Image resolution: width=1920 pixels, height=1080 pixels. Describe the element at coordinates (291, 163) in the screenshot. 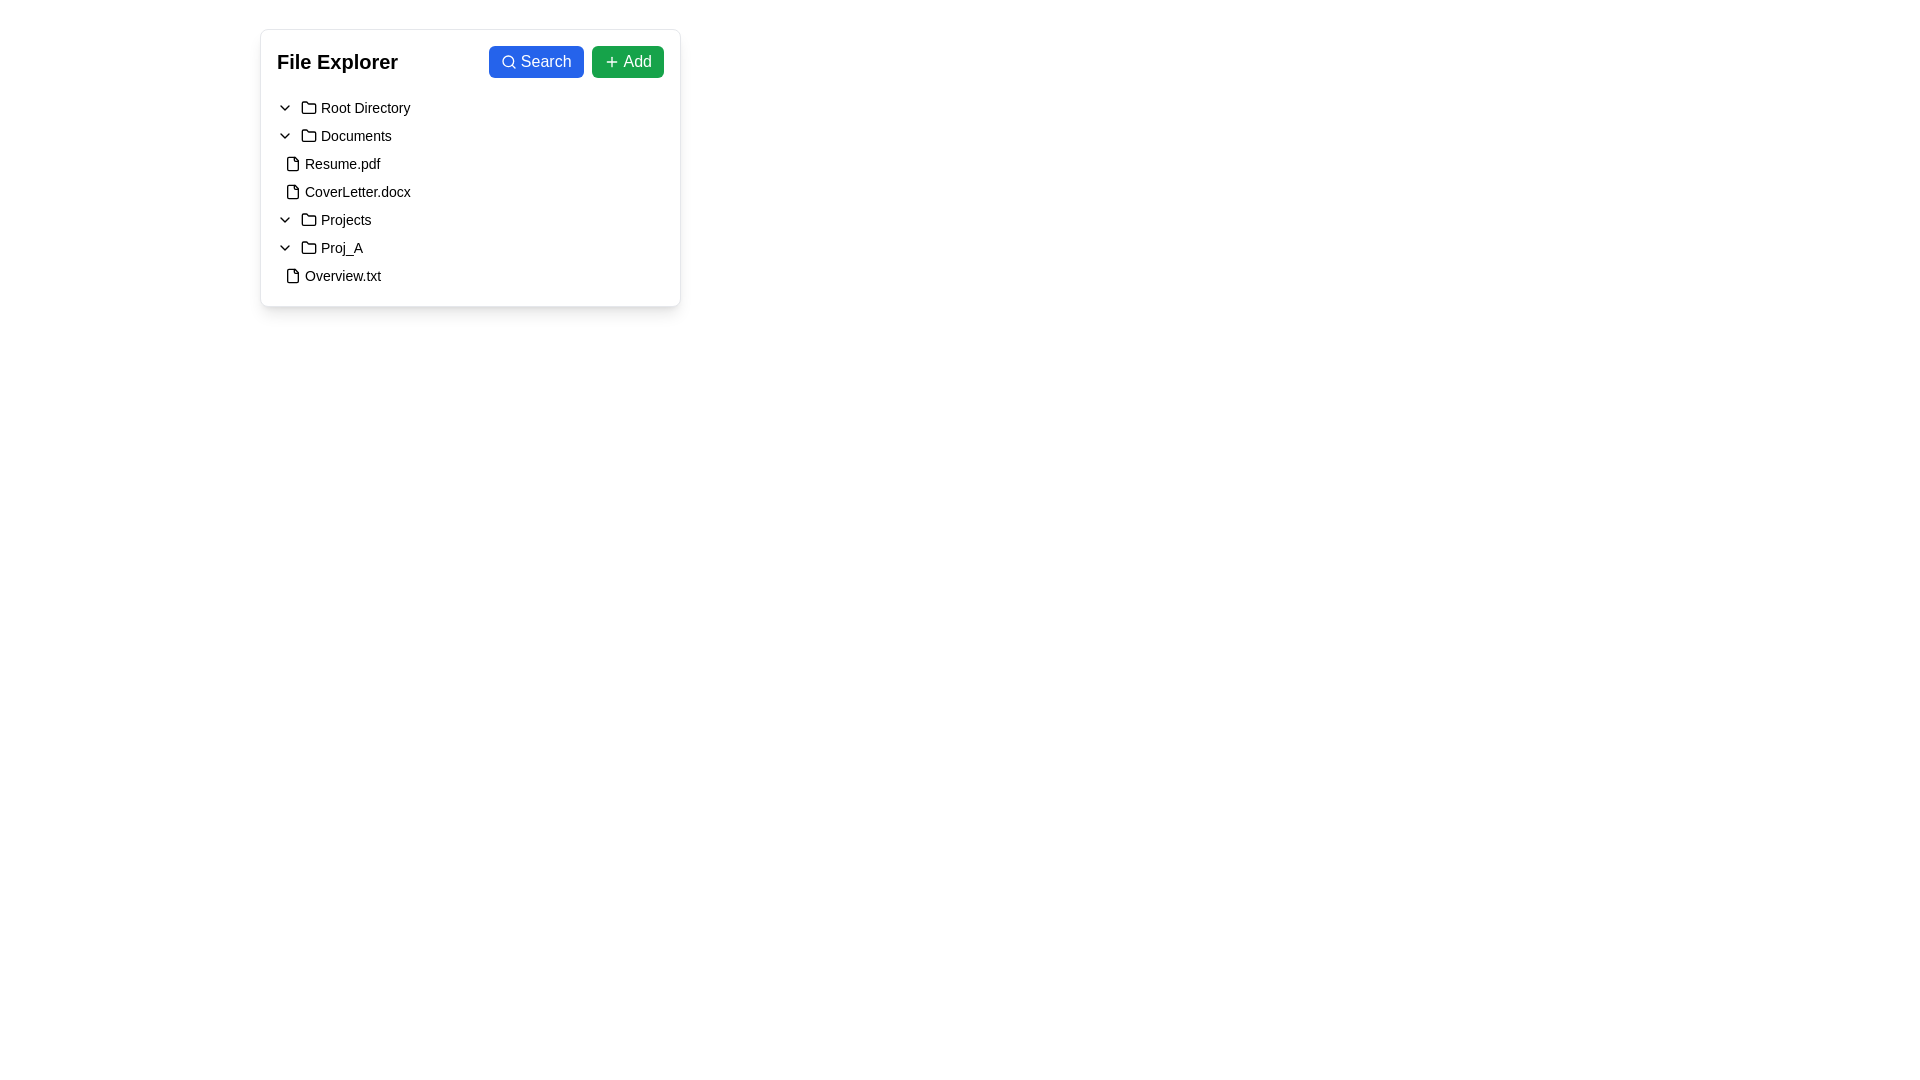

I see `the 'Resume.pdf' file icon in the file explorer, which visually depicts the file as a distinct item` at that location.